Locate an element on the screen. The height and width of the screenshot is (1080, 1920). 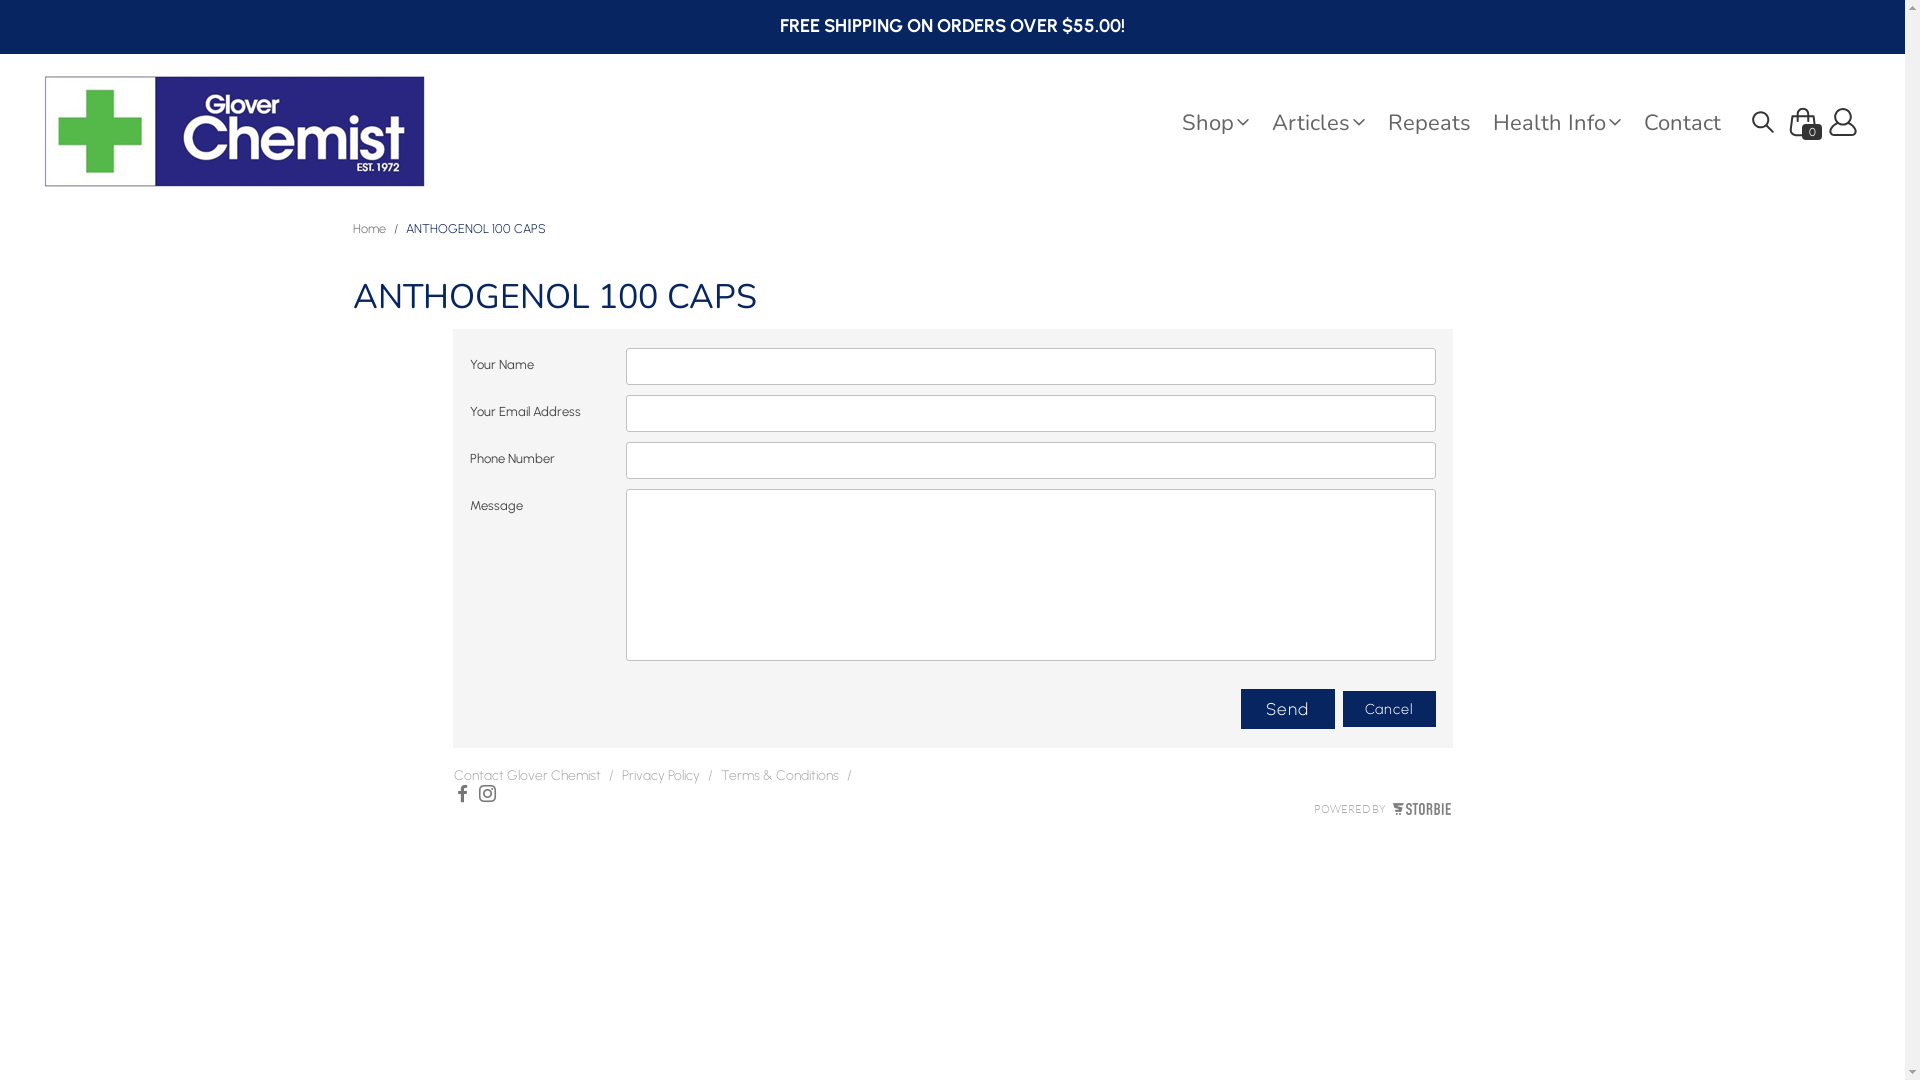
'Terms & Conditions' is located at coordinates (720, 778).